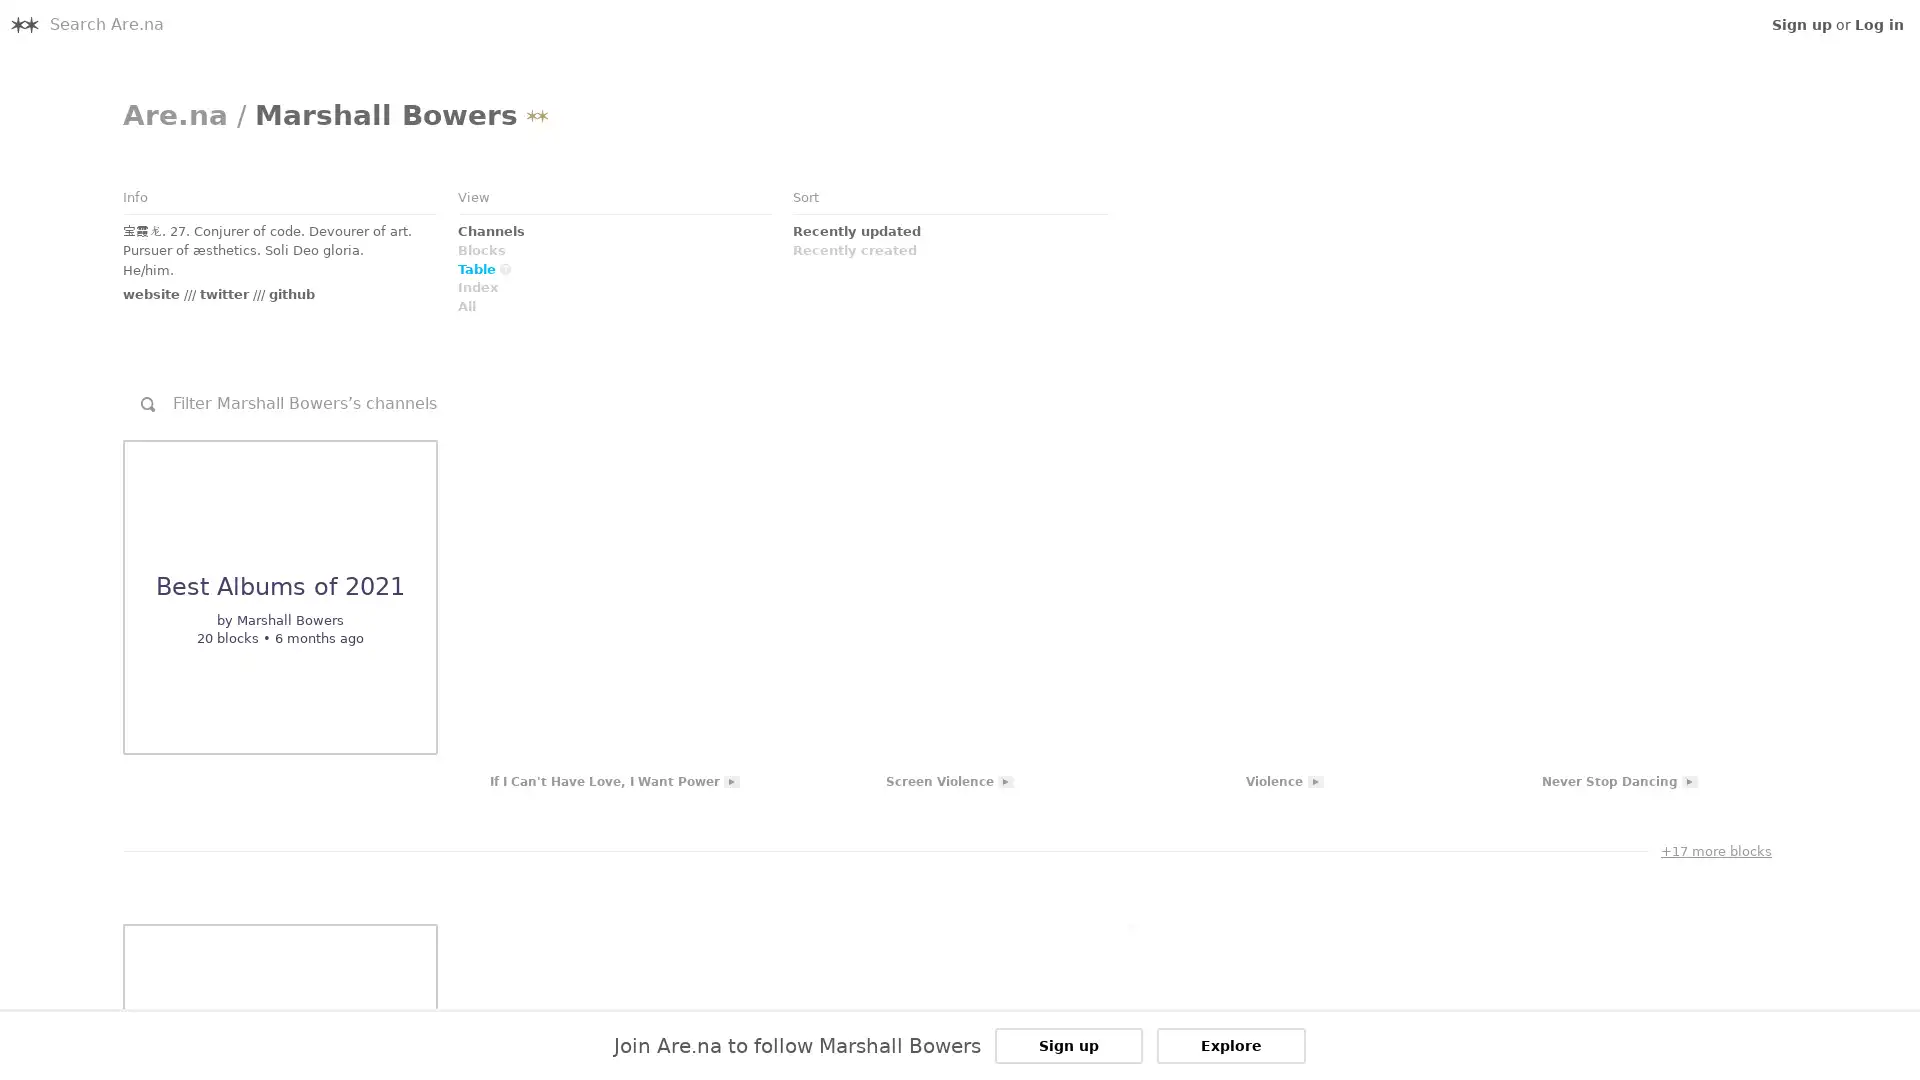 The image size is (1920, 1080). I want to click on Link to Embed: Never Stop Dancing, so click(1619, 595).